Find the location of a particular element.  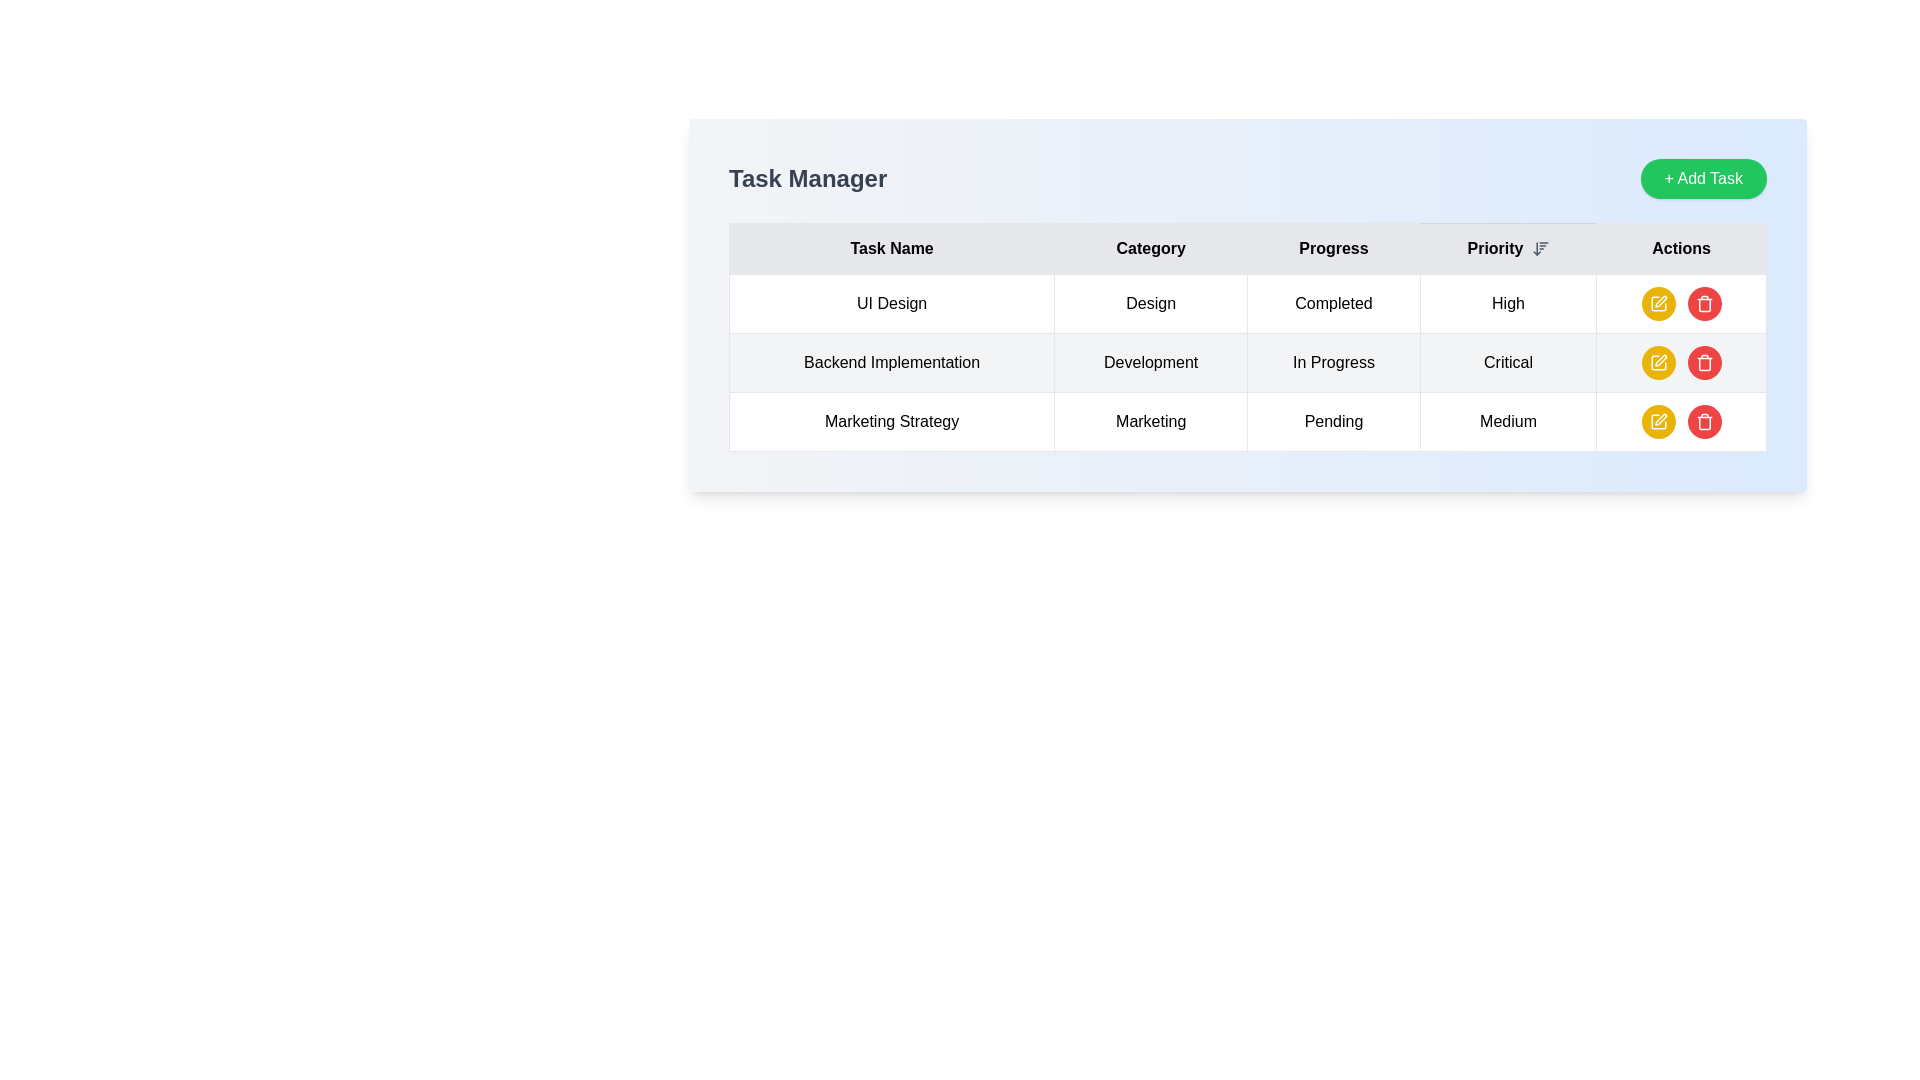

the 'Category' column header text label, which is the second column in the table layout, positioned between the 'Task Name' header and the 'Progress' header, located in the top center portion of the interface with a gray background is located at coordinates (1151, 248).